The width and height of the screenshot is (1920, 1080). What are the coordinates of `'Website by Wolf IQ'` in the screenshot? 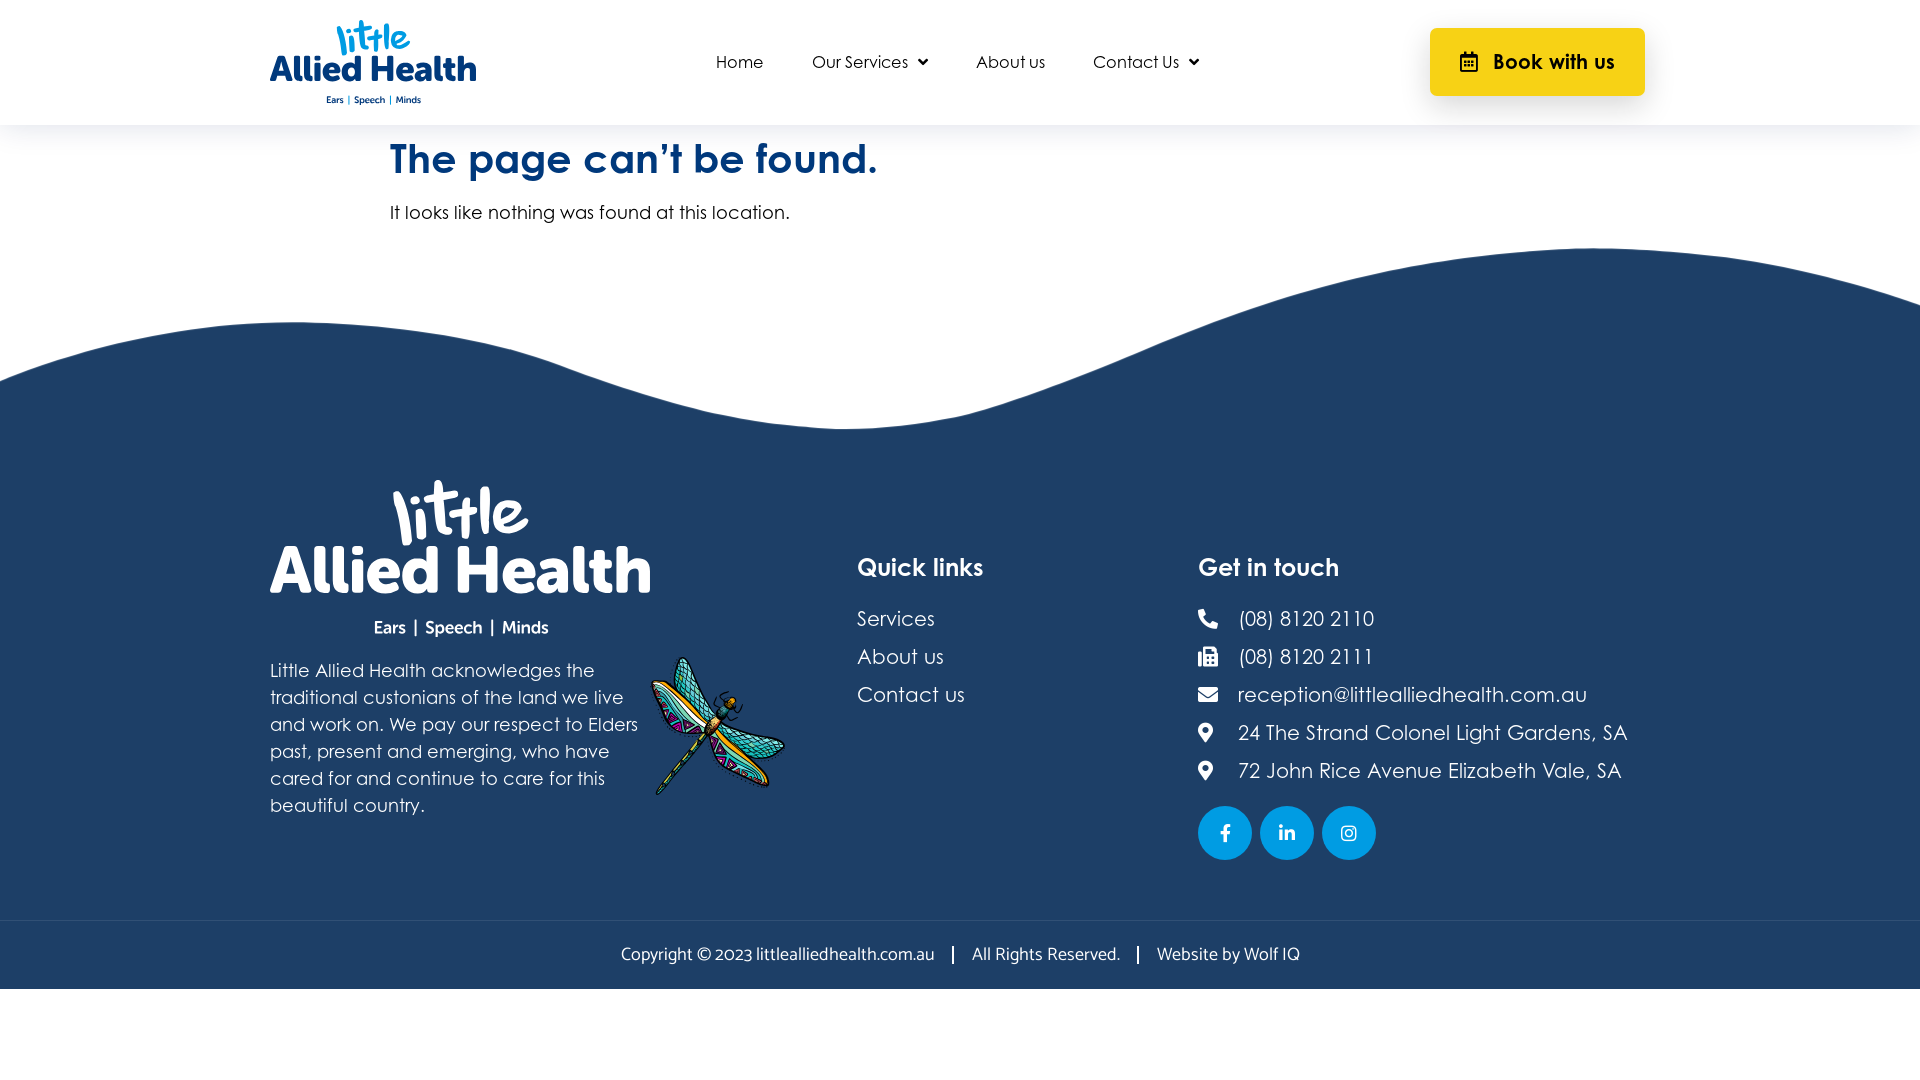 It's located at (1226, 954).